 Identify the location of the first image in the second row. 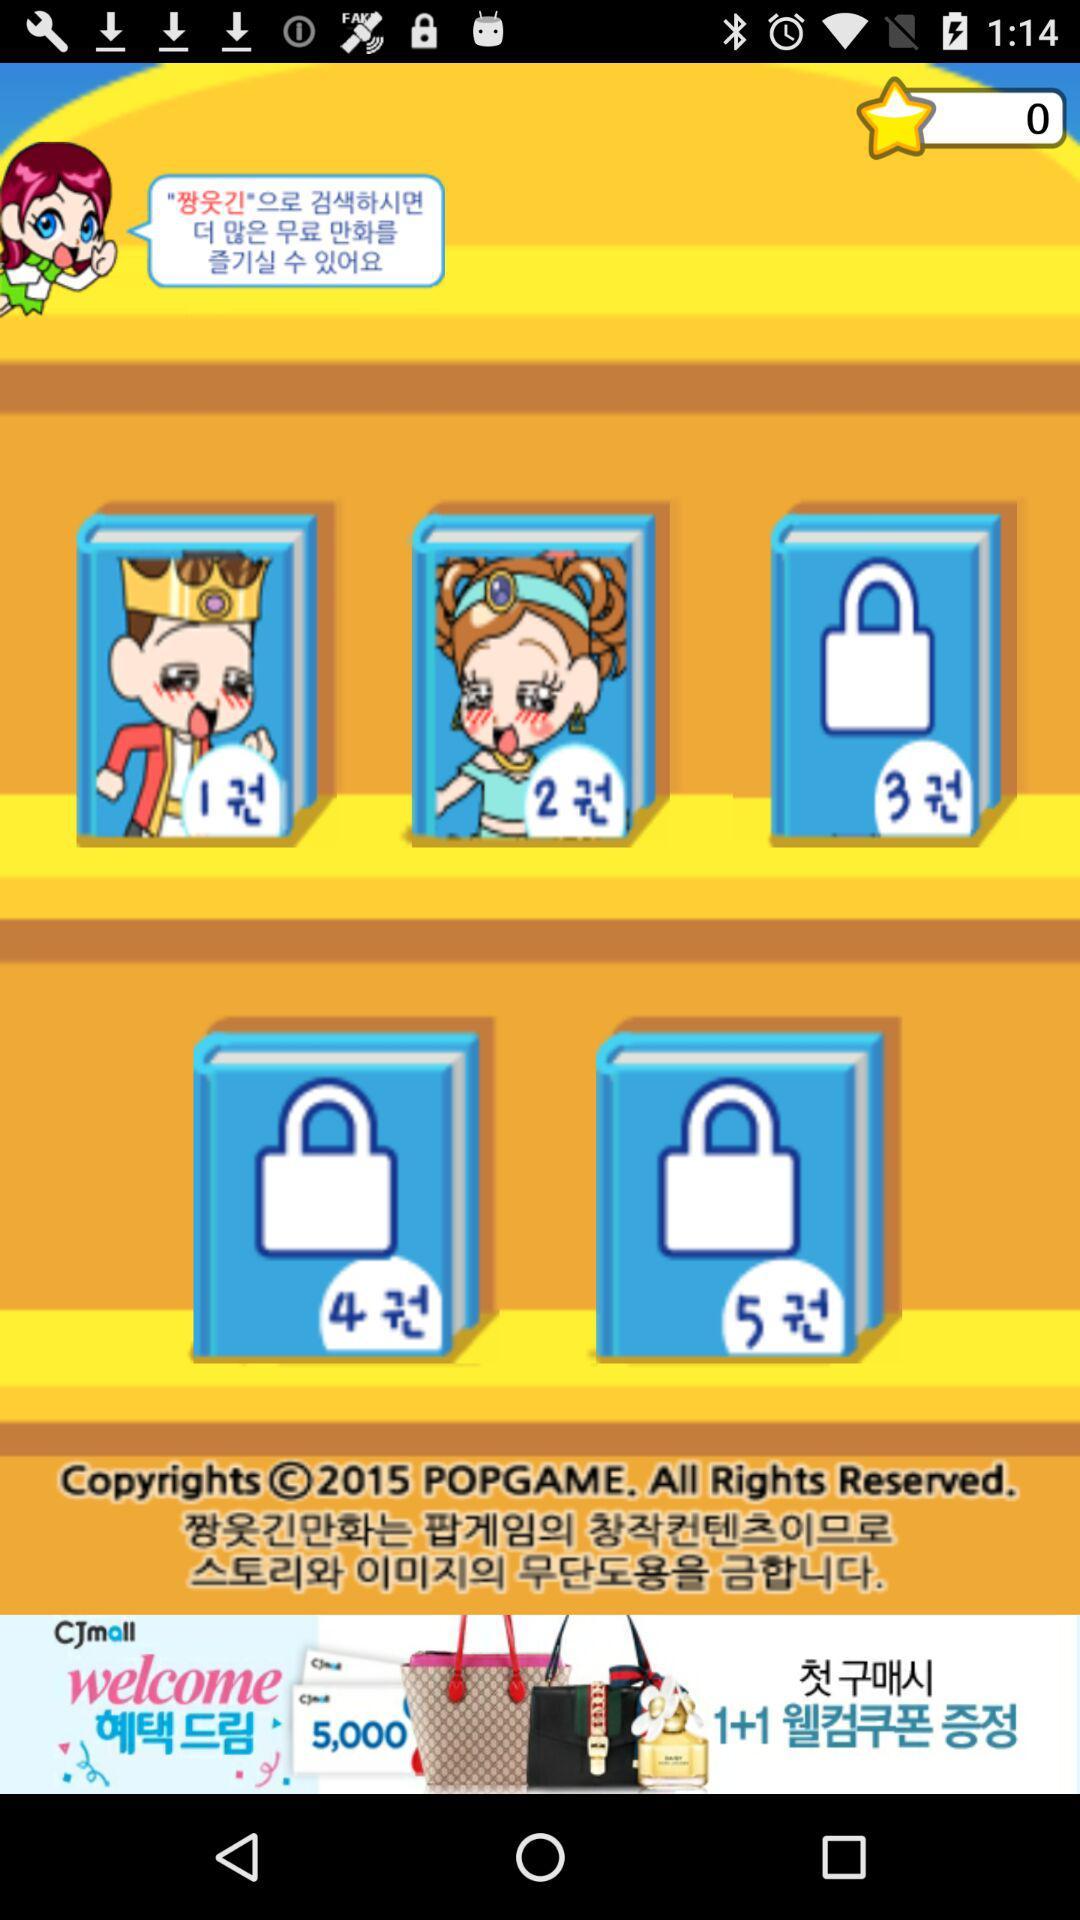
(346, 1188).